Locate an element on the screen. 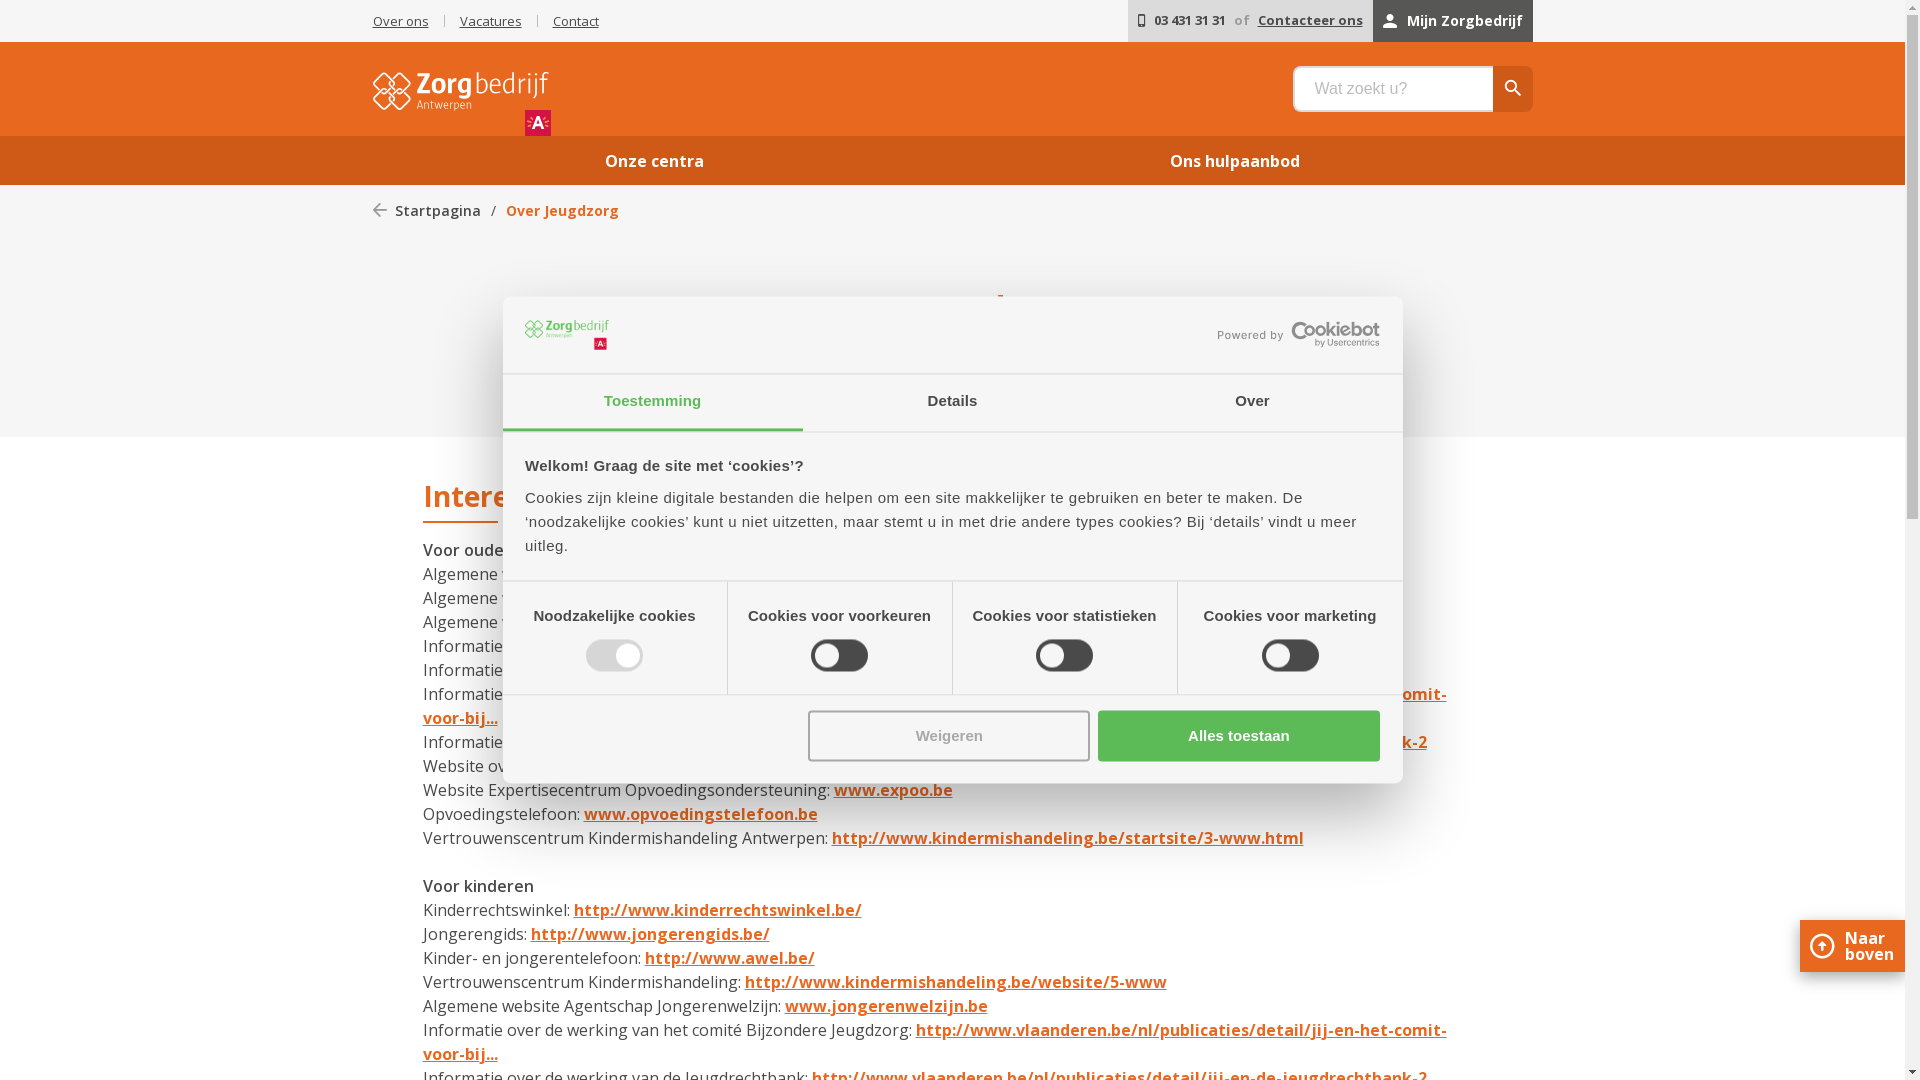 The width and height of the screenshot is (1920, 1080). 'Alles toestaan' is located at coordinates (1097, 735).